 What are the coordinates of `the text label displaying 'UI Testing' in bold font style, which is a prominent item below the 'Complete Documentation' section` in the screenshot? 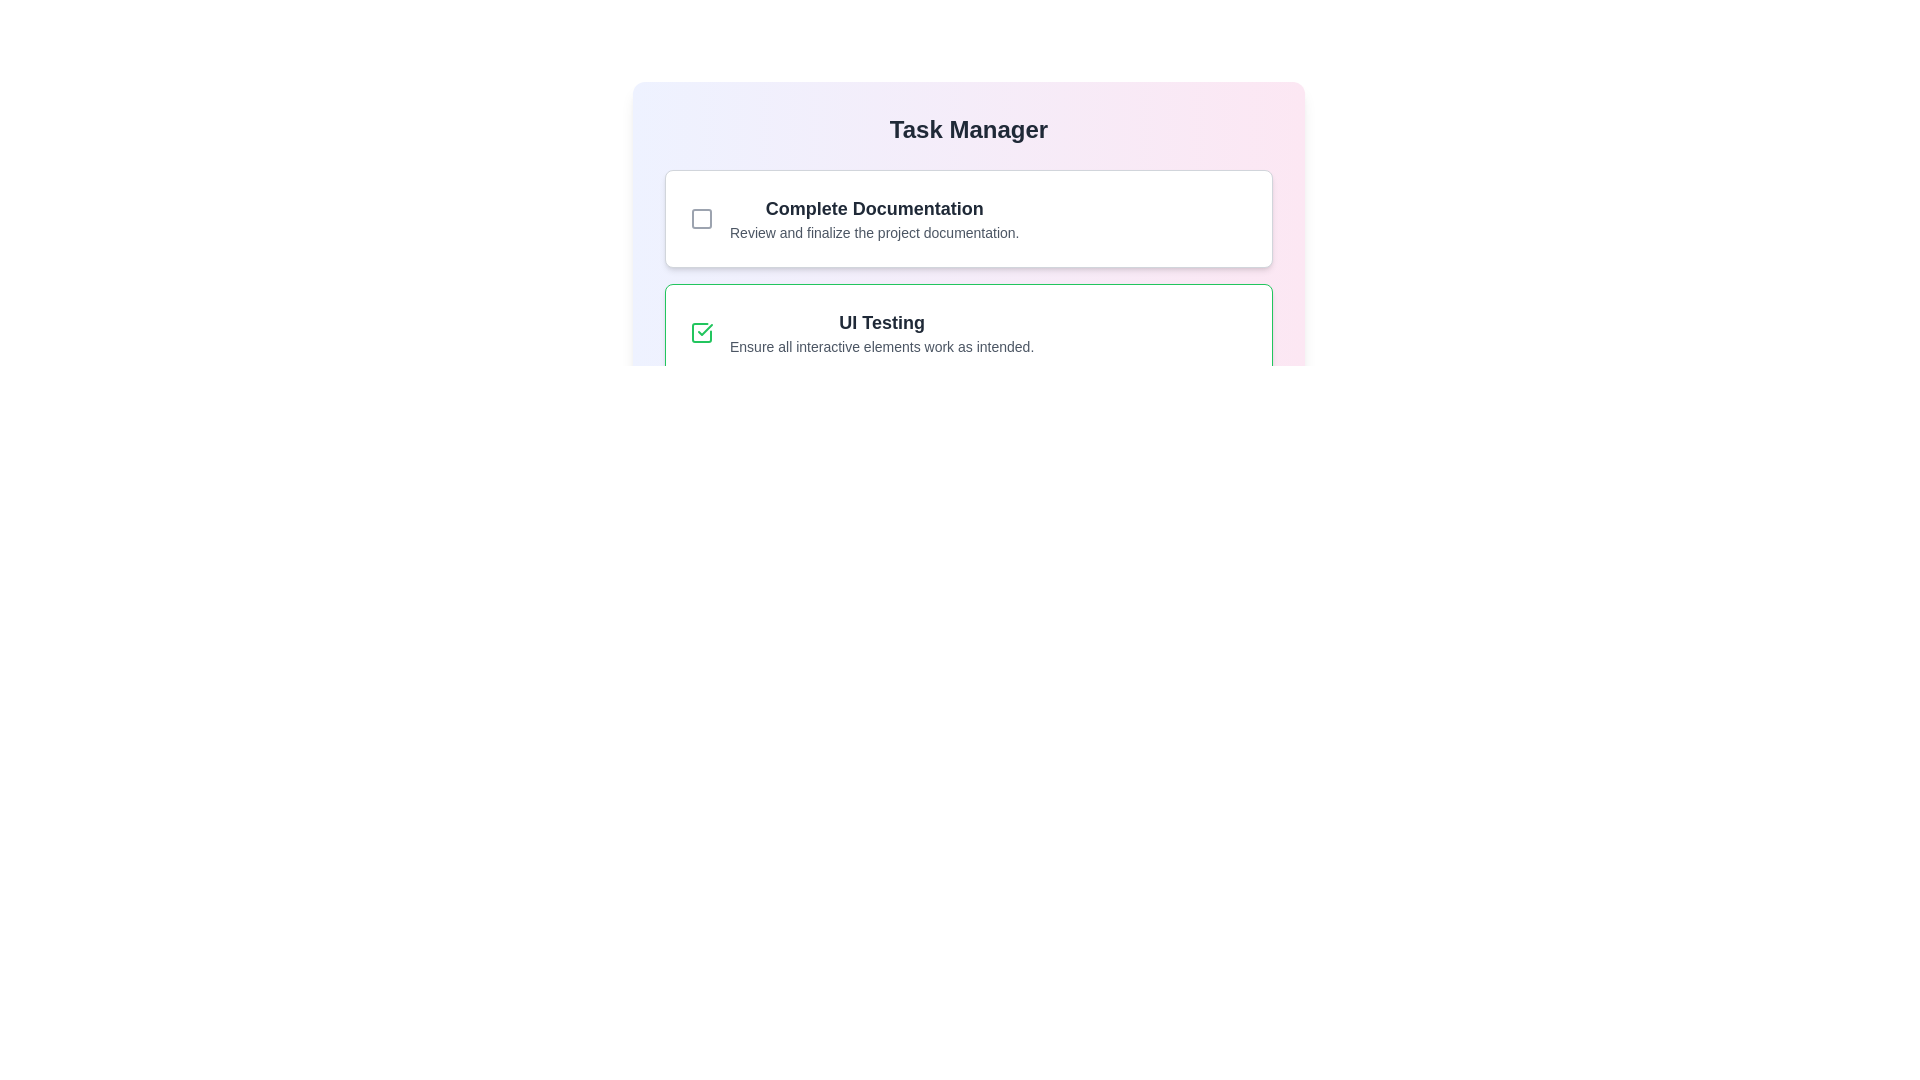 It's located at (881, 322).